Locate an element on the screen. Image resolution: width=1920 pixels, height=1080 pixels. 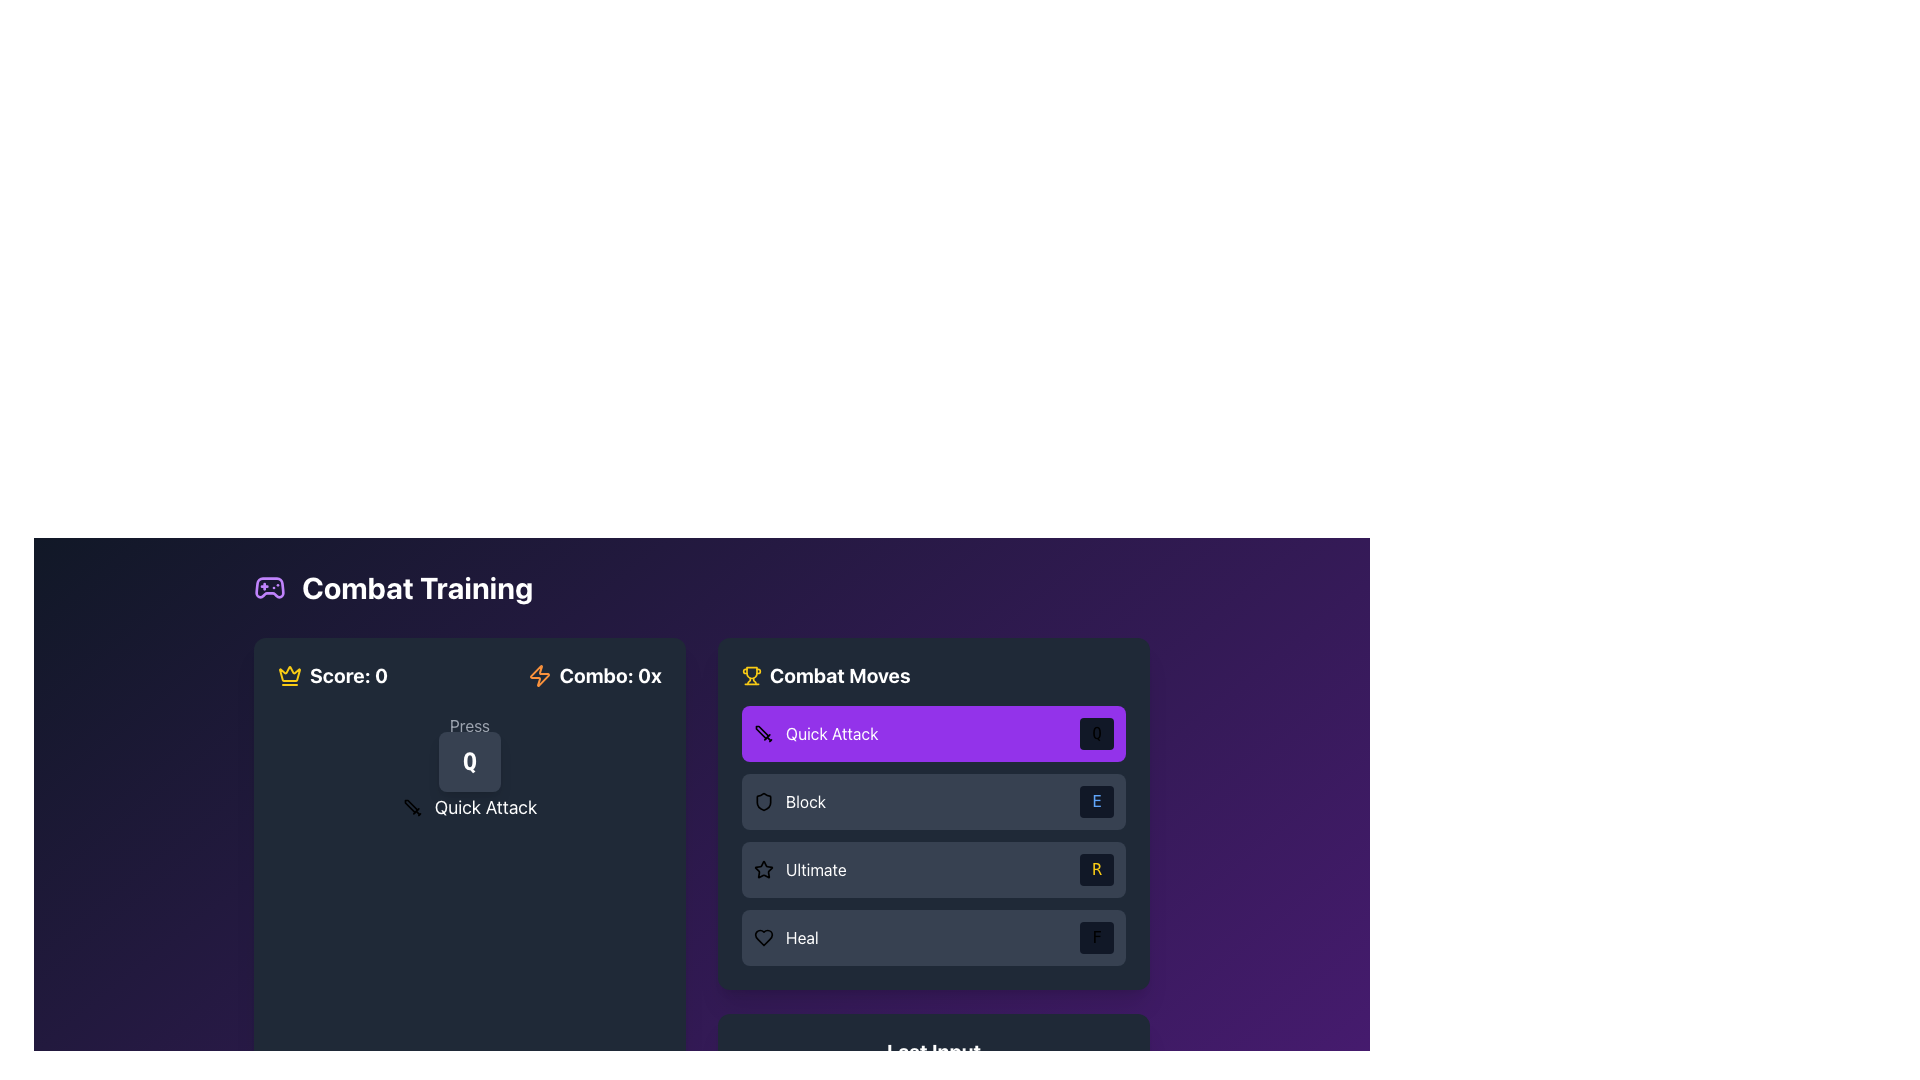
the static text display element that shows 'Combo: 0x', which is styled in bold white font and located to the right of an orange lightning icon is located at coordinates (609, 675).